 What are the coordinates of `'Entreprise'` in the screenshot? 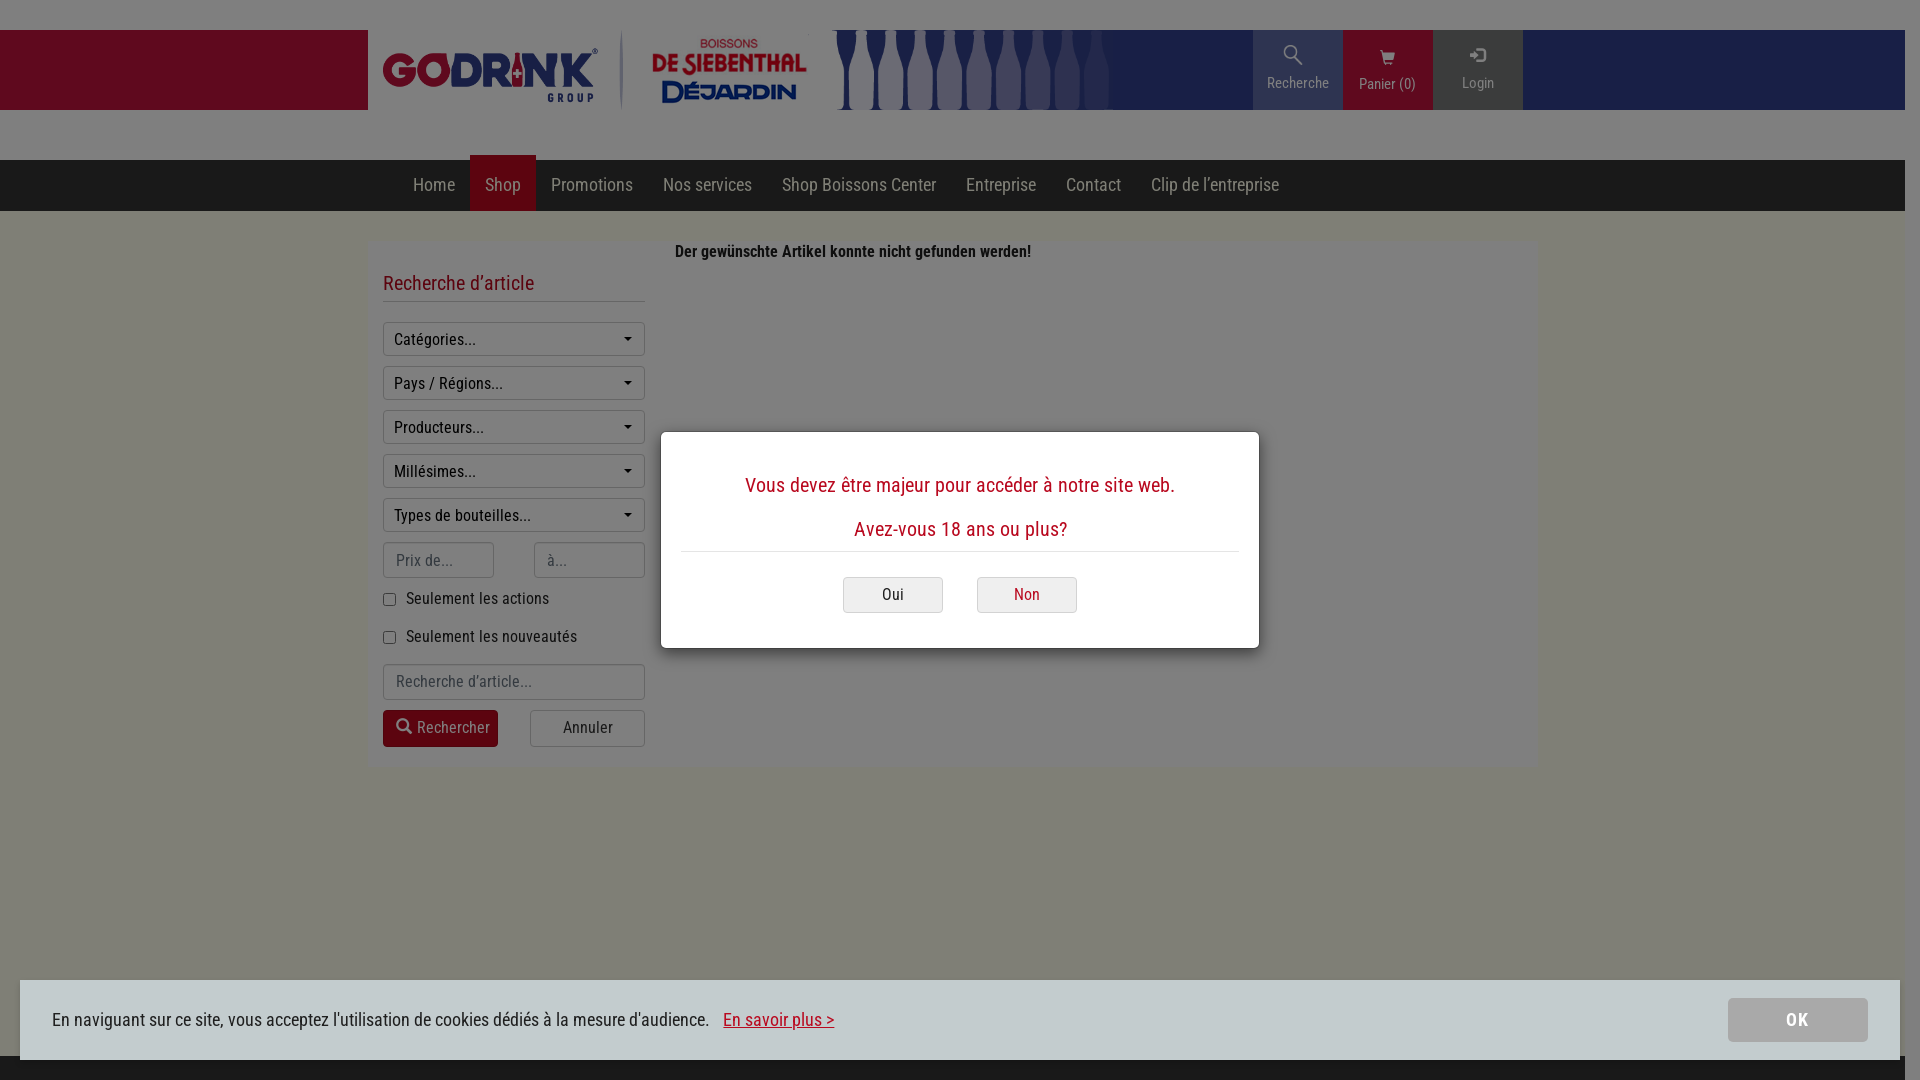 It's located at (999, 185).